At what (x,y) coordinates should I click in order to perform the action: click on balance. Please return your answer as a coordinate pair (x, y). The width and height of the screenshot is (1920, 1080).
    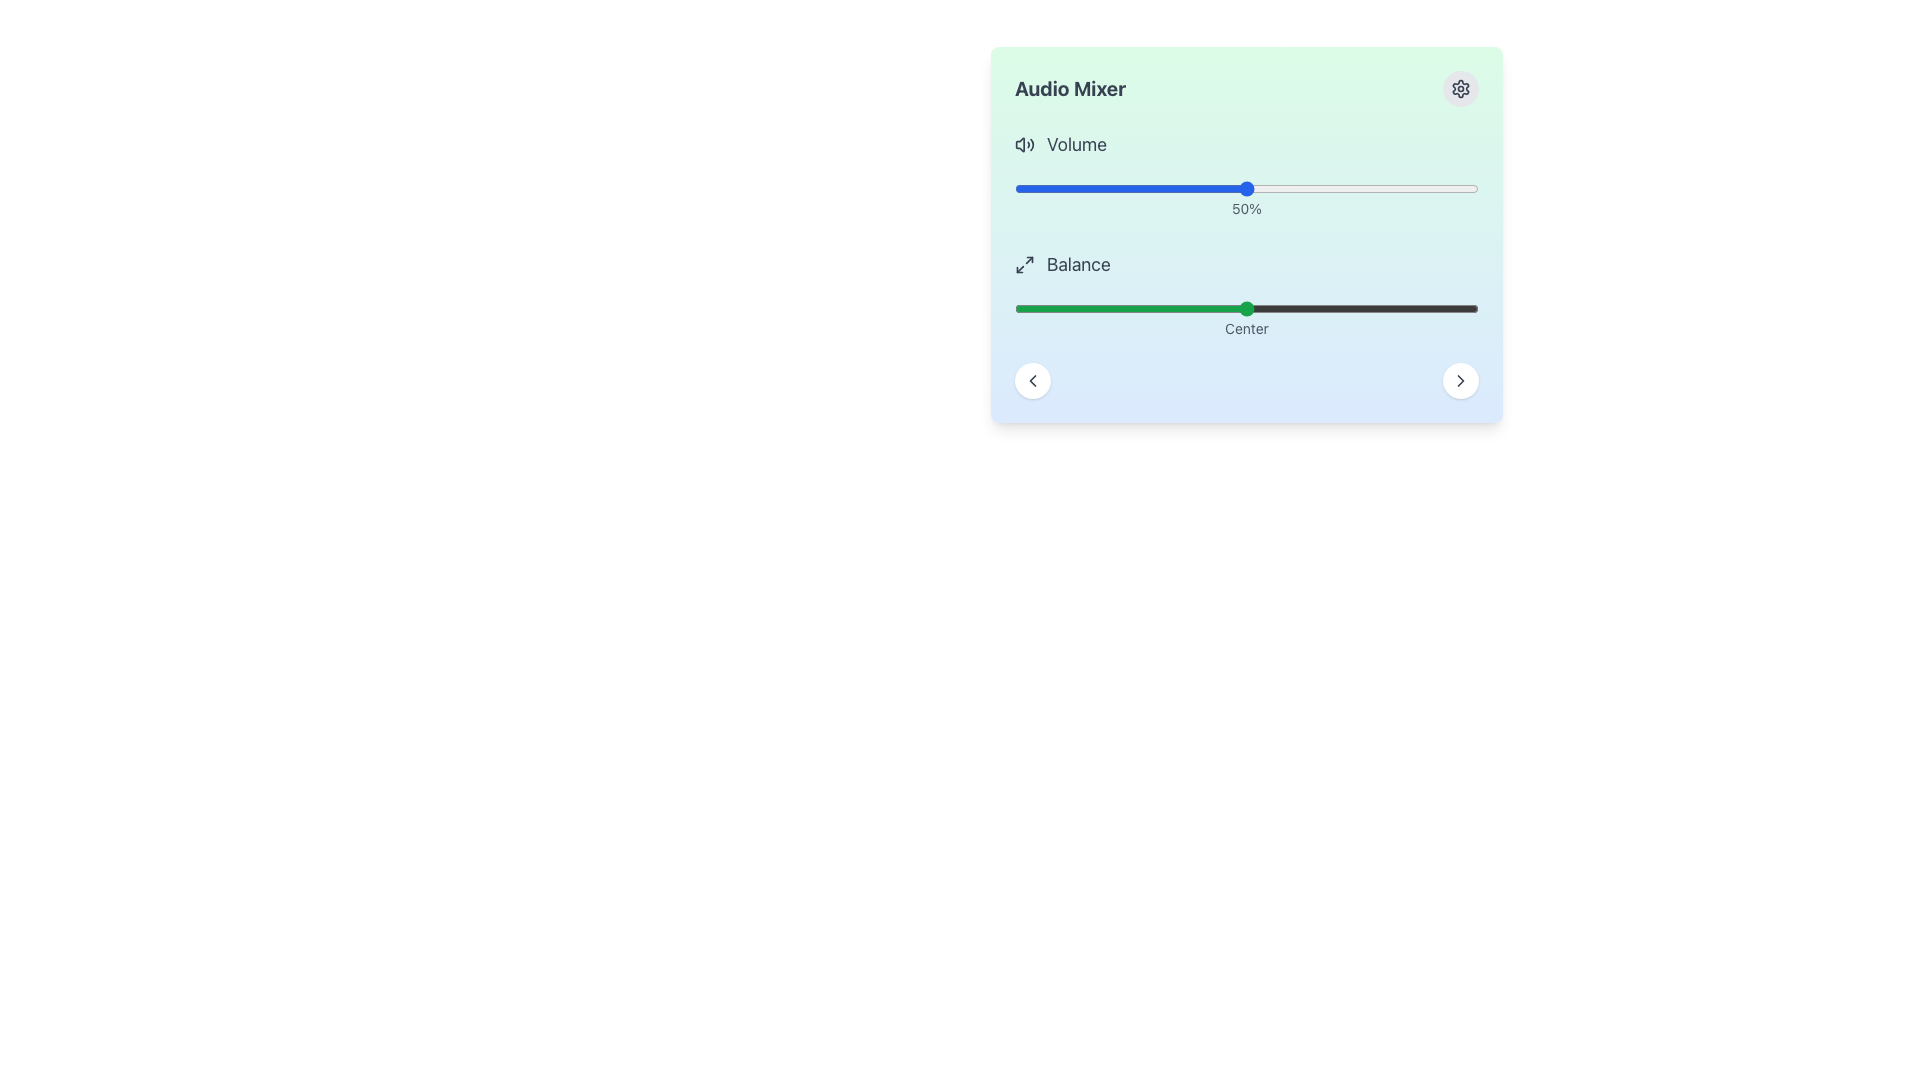
    Looking at the image, I should click on (1074, 308).